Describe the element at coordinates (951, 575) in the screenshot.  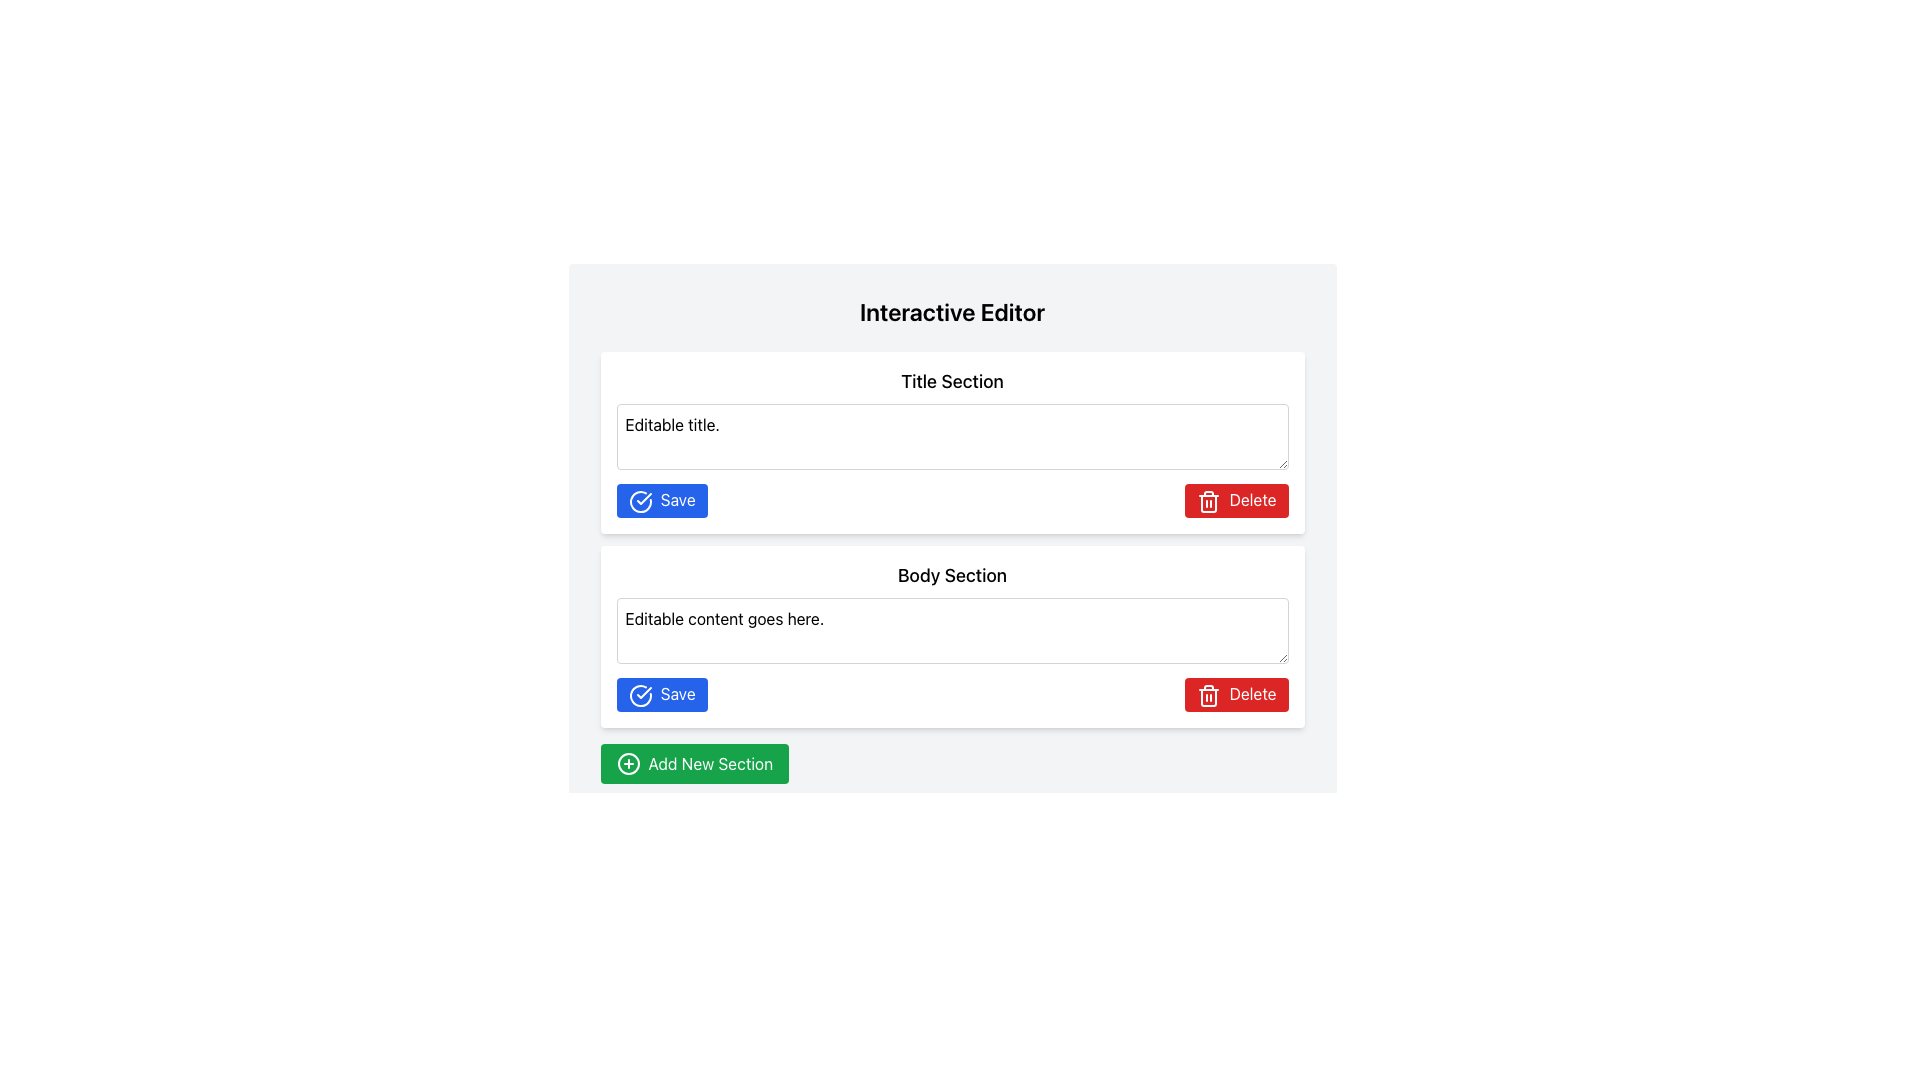
I see `the Static Text displaying 'Body Section' which is prominently styled and located above an editable text area within a card-like block` at that location.